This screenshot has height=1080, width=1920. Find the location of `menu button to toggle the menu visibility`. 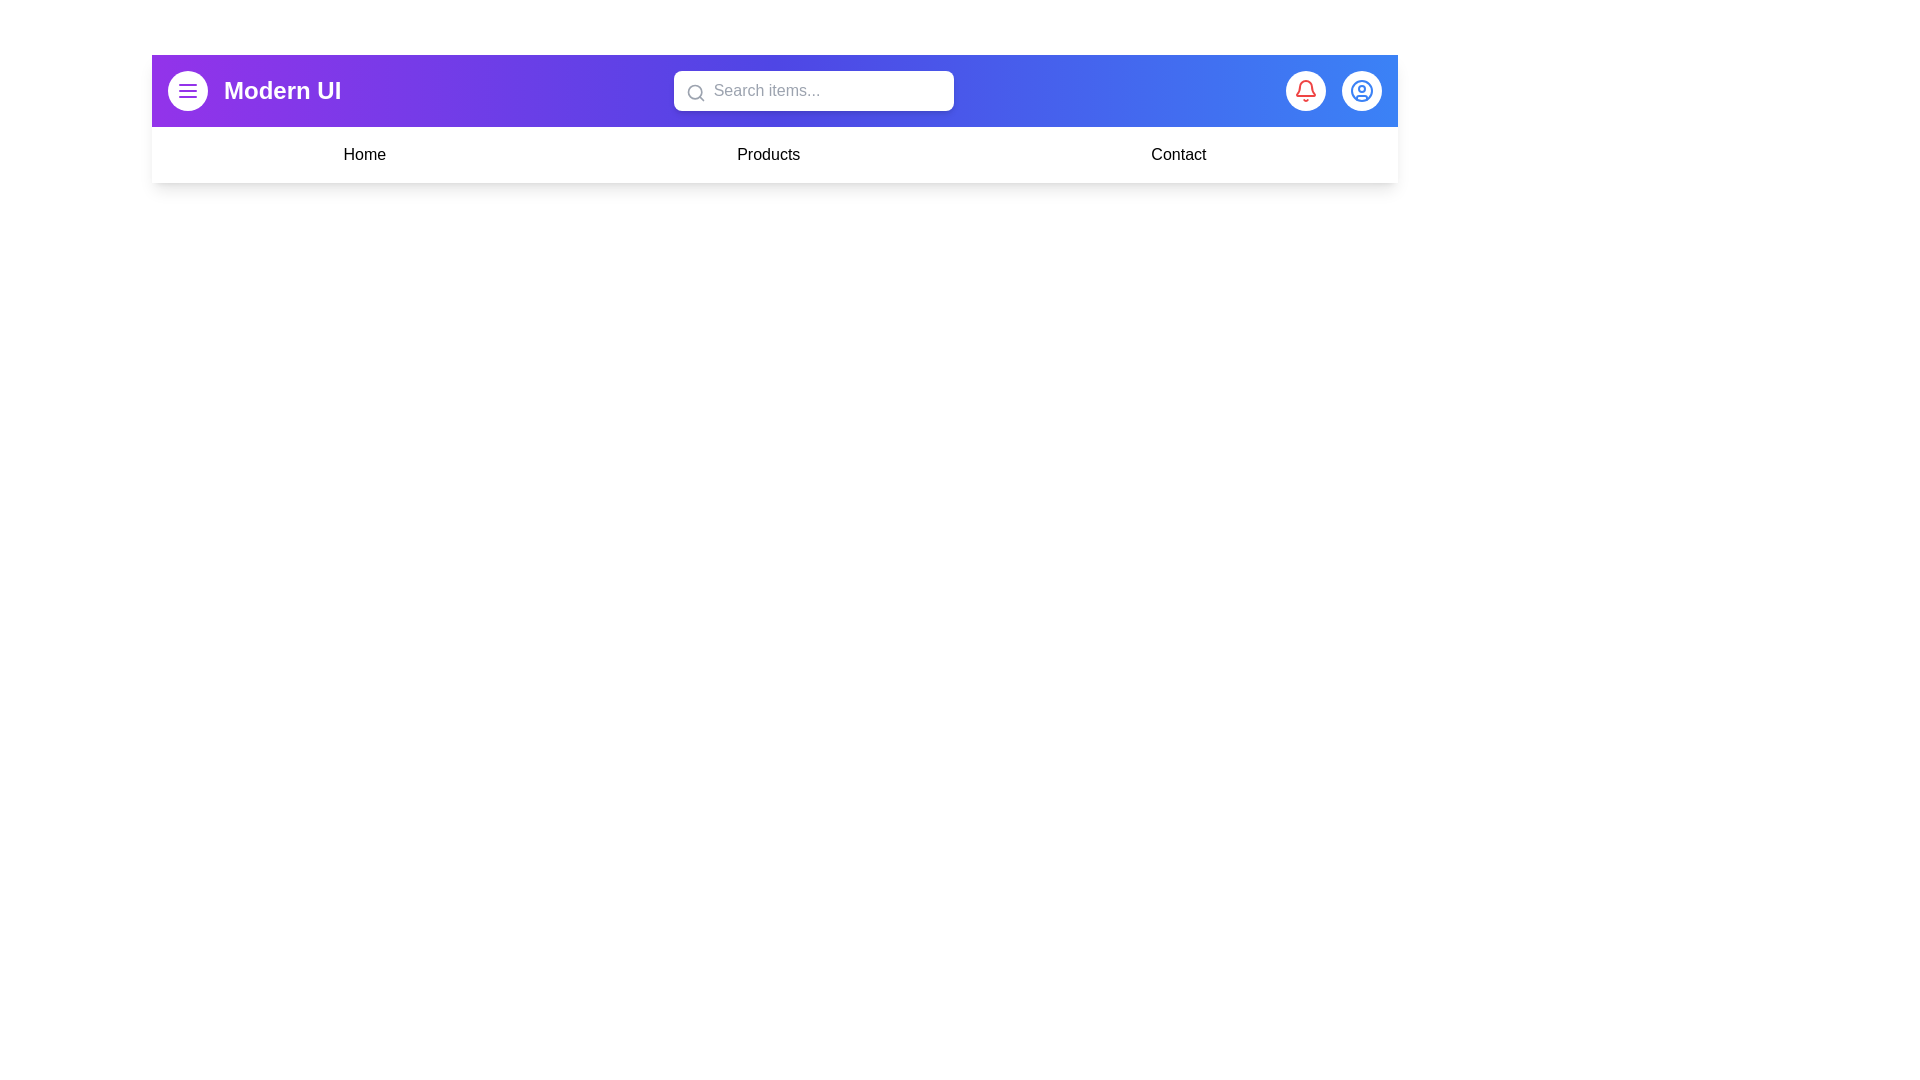

menu button to toggle the menu visibility is located at coordinates (187, 91).